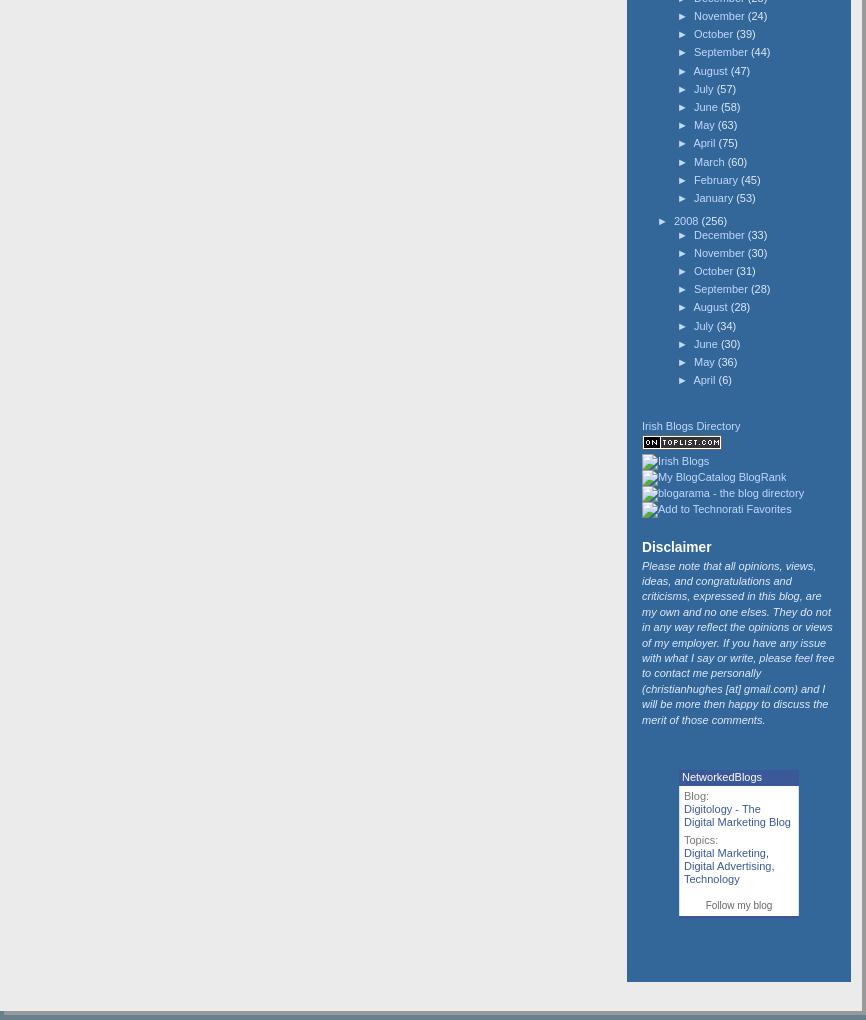 The width and height of the screenshot is (866, 1020). What do you see at coordinates (749, 178) in the screenshot?
I see `'(45)'` at bounding box center [749, 178].